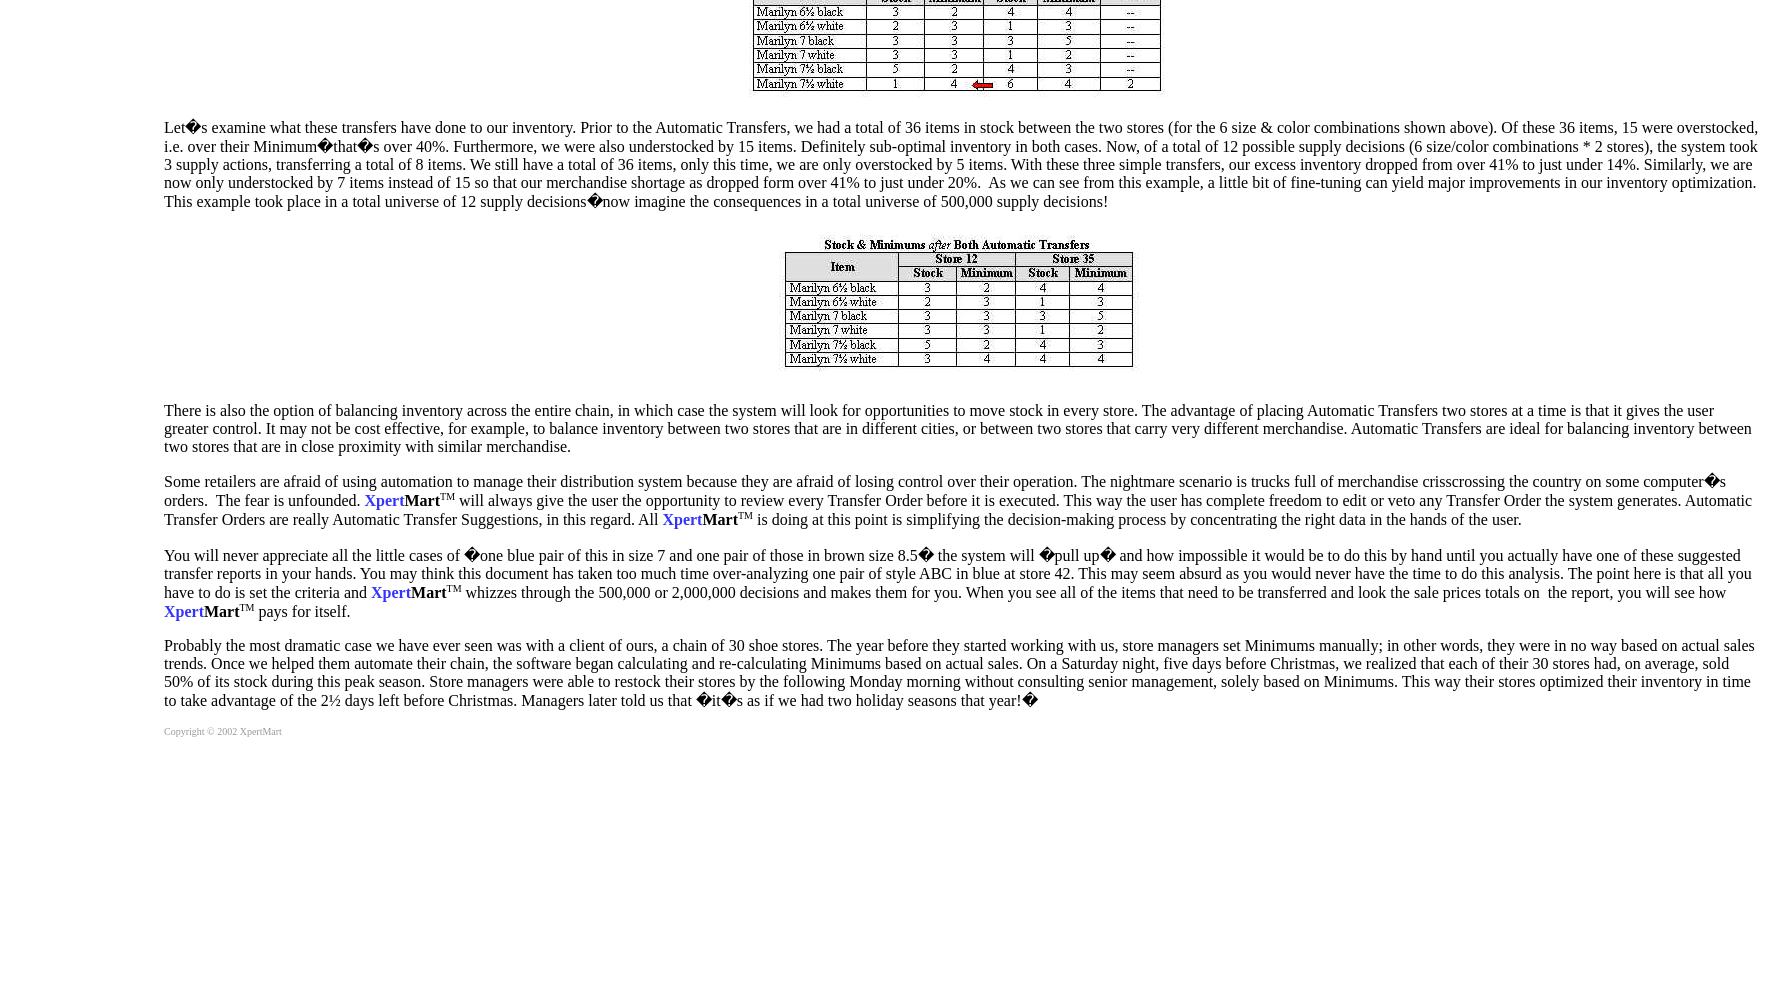 The image size is (1772, 1000). I want to click on 'pays for itself.', so click(300, 610).